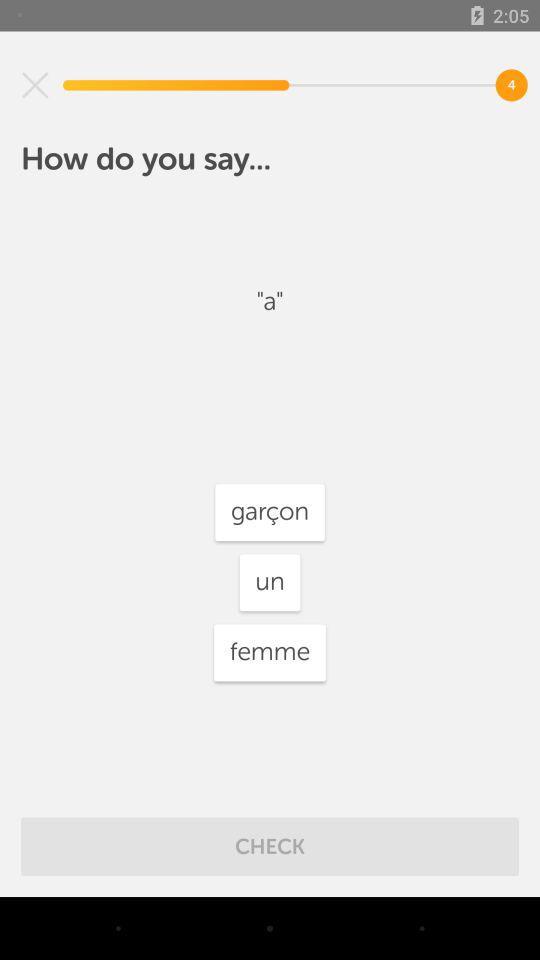  What do you see at coordinates (270, 582) in the screenshot?
I see `icon above the femme icon` at bounding box center [270, 582].